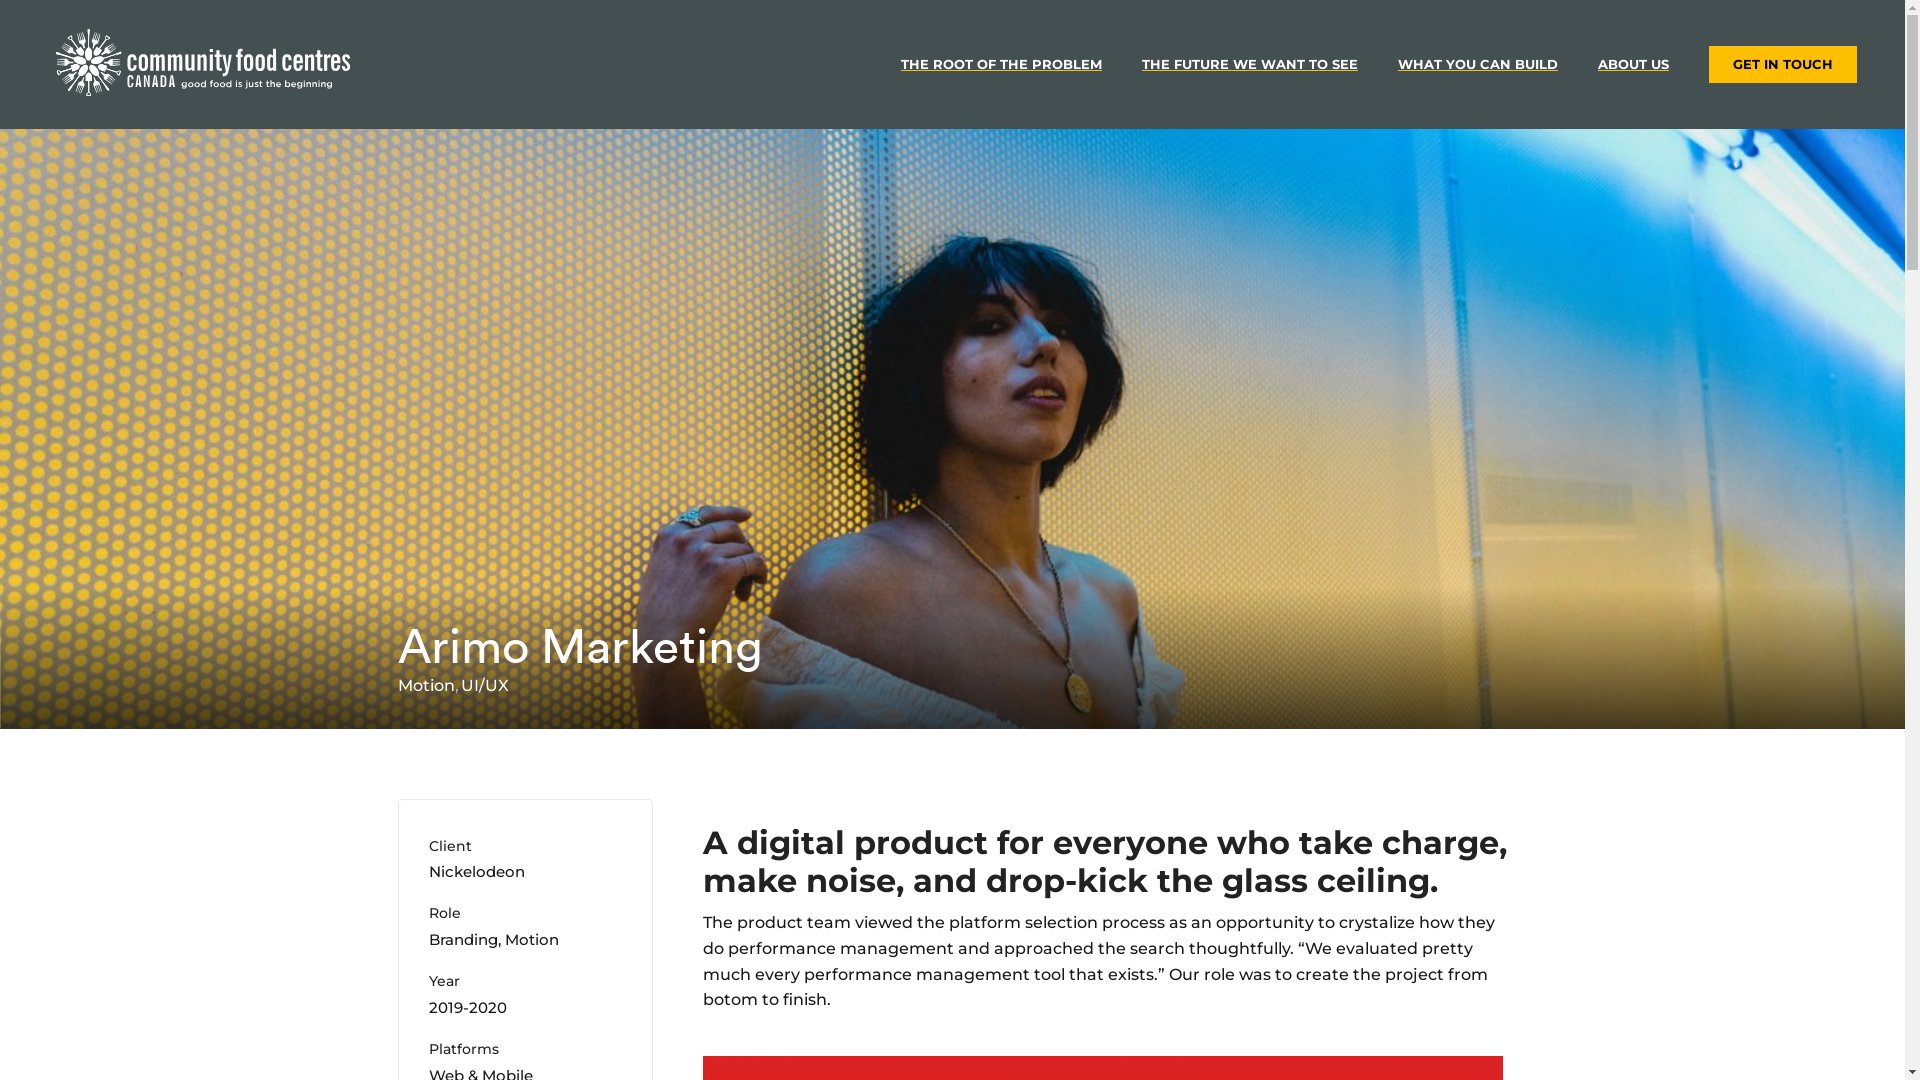 This screenshot has width=1920, height=1080. Describe the element at coordinates (1782, 63) in the screenshot. I see `'GET IN TOUCH'` at that location.